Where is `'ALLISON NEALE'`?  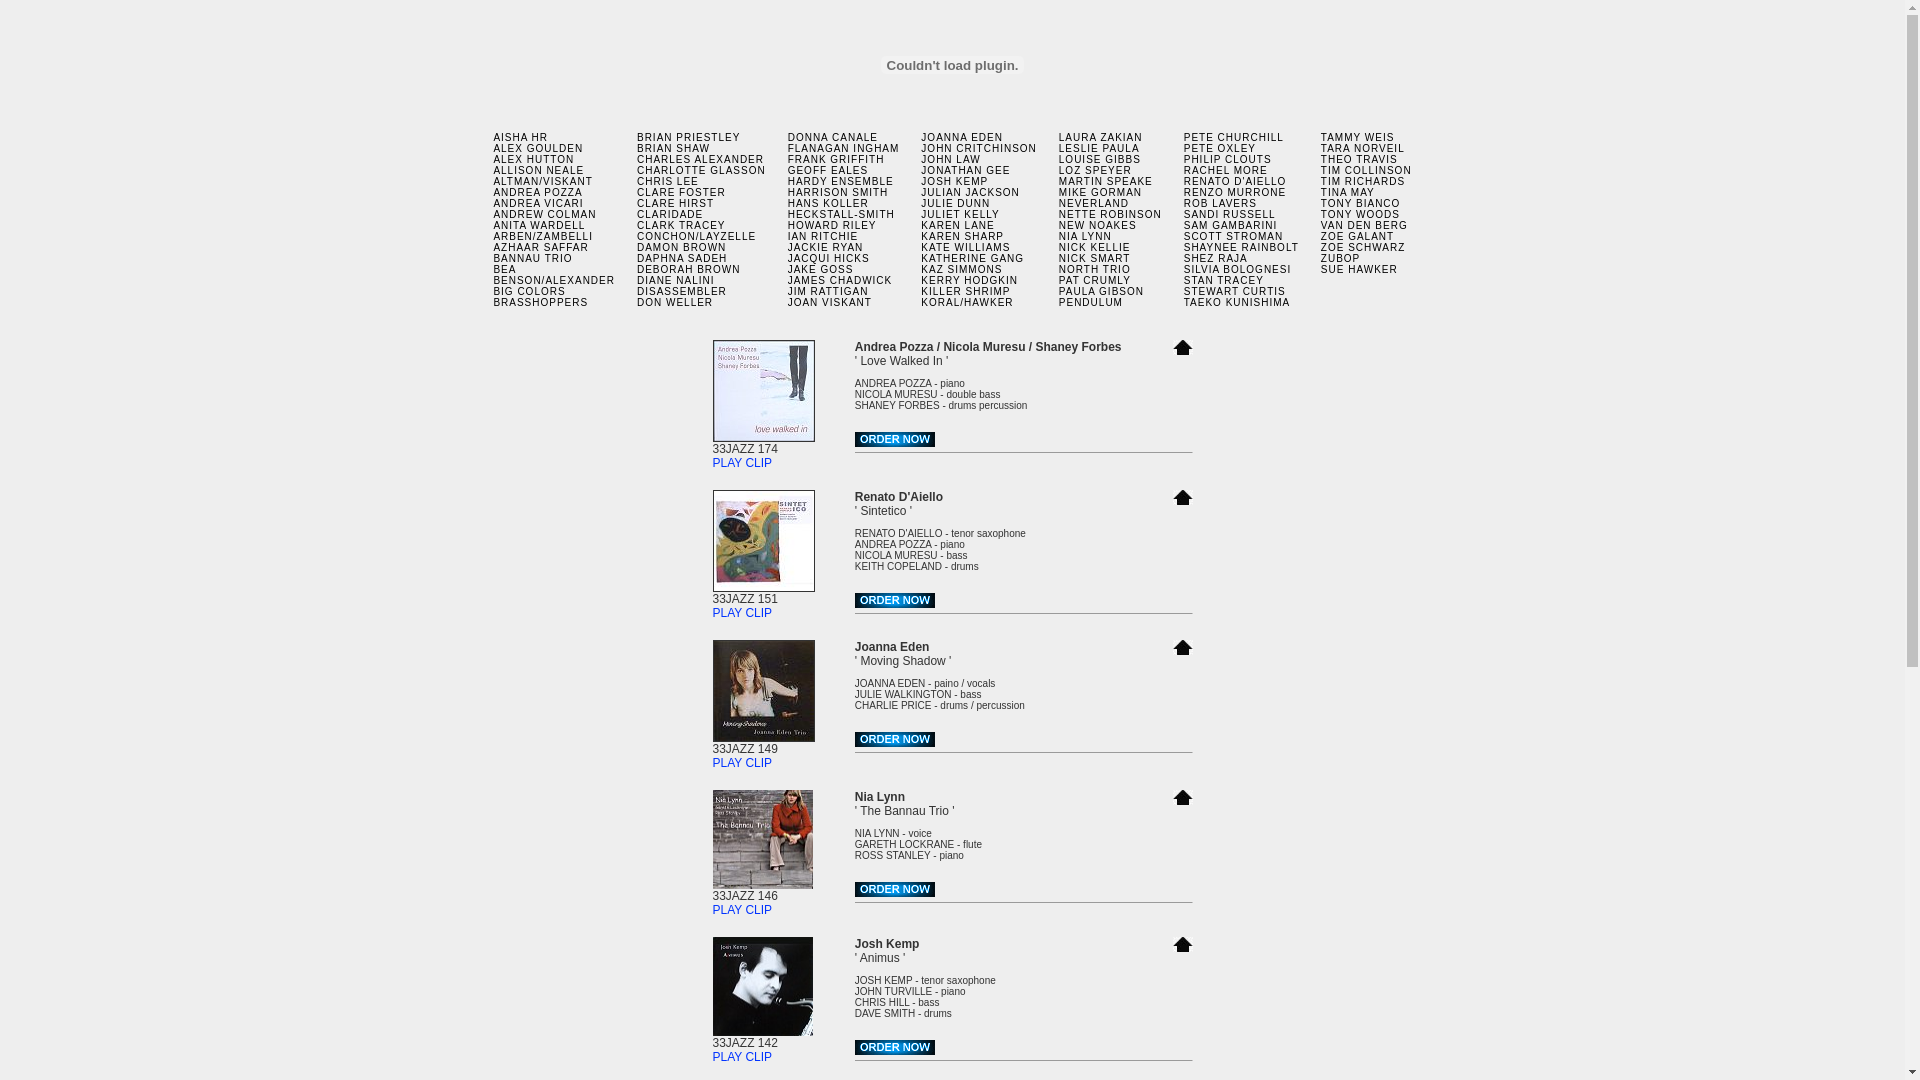 'ALLISON NEALE' is located at coordinates (538, 169).